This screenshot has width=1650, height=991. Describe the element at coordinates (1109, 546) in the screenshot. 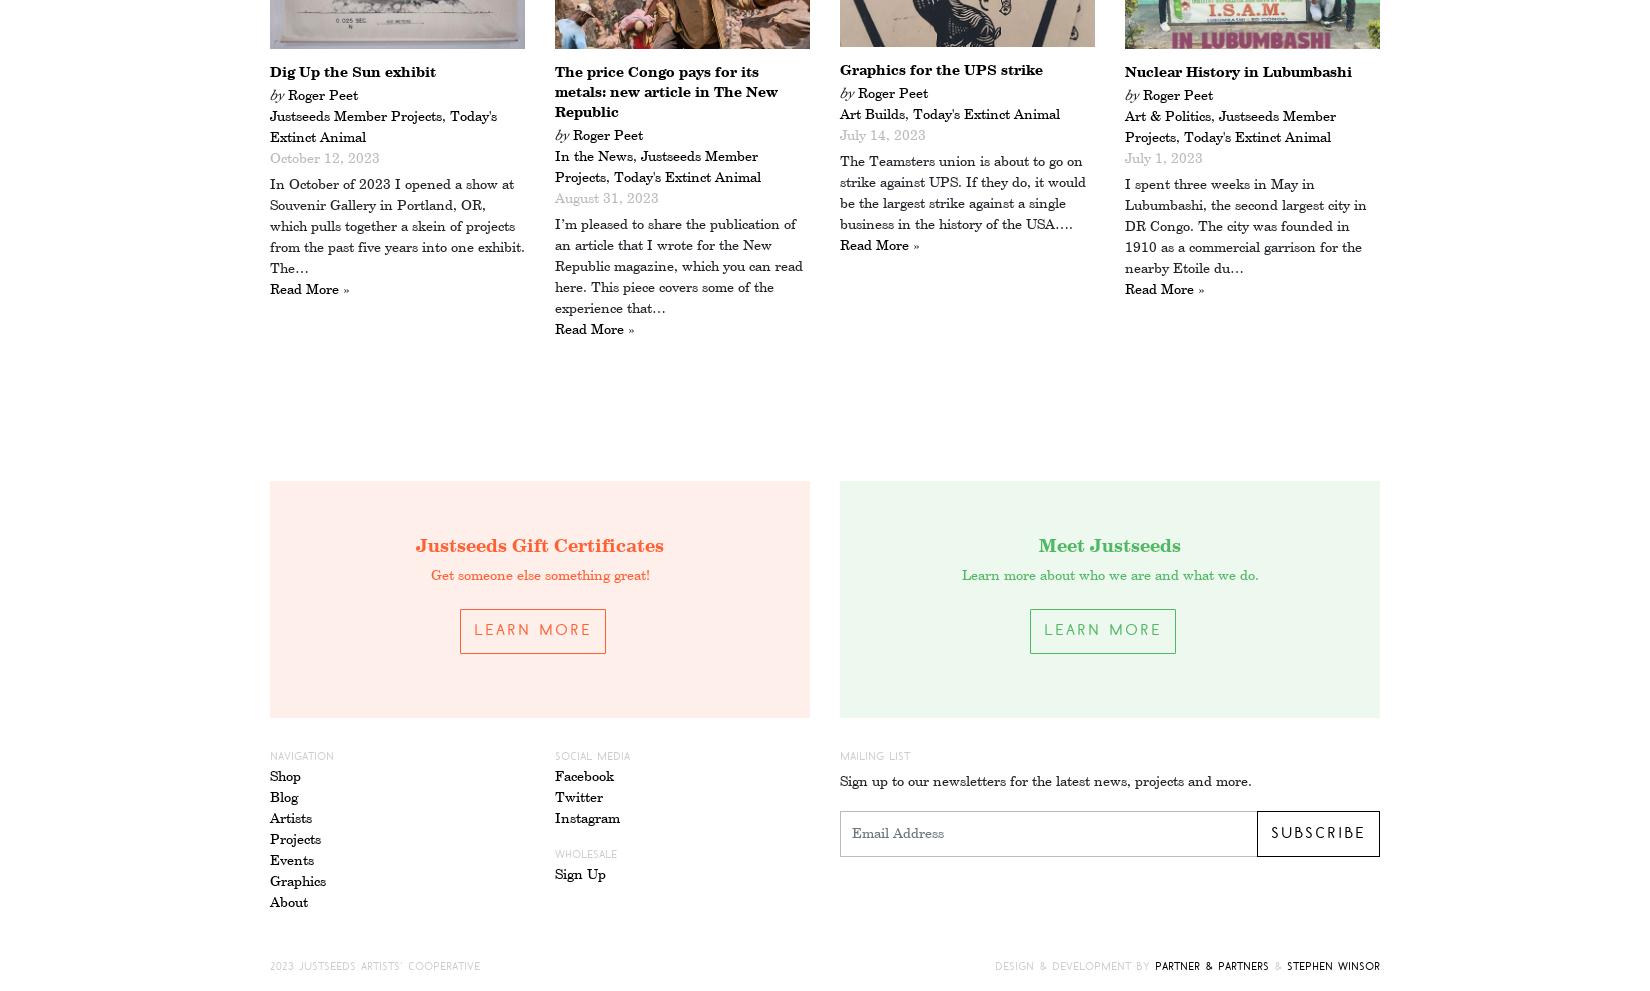

I see `'Meet Justseeds'` at that location.